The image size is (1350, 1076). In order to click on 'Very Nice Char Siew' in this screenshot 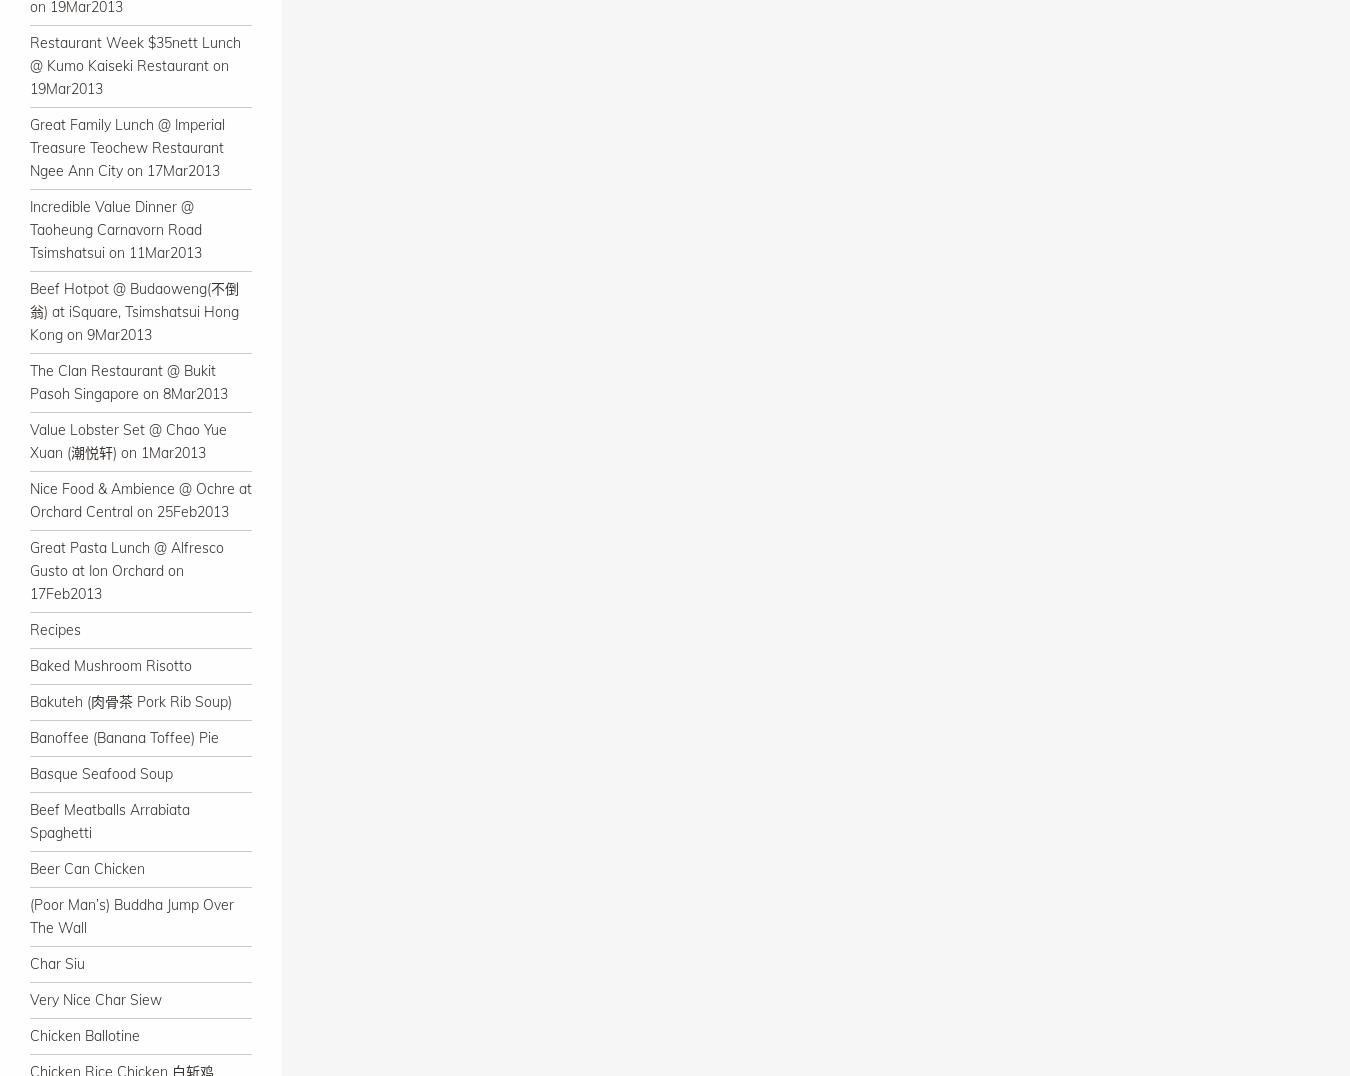, I will do `click(94, 999)`.